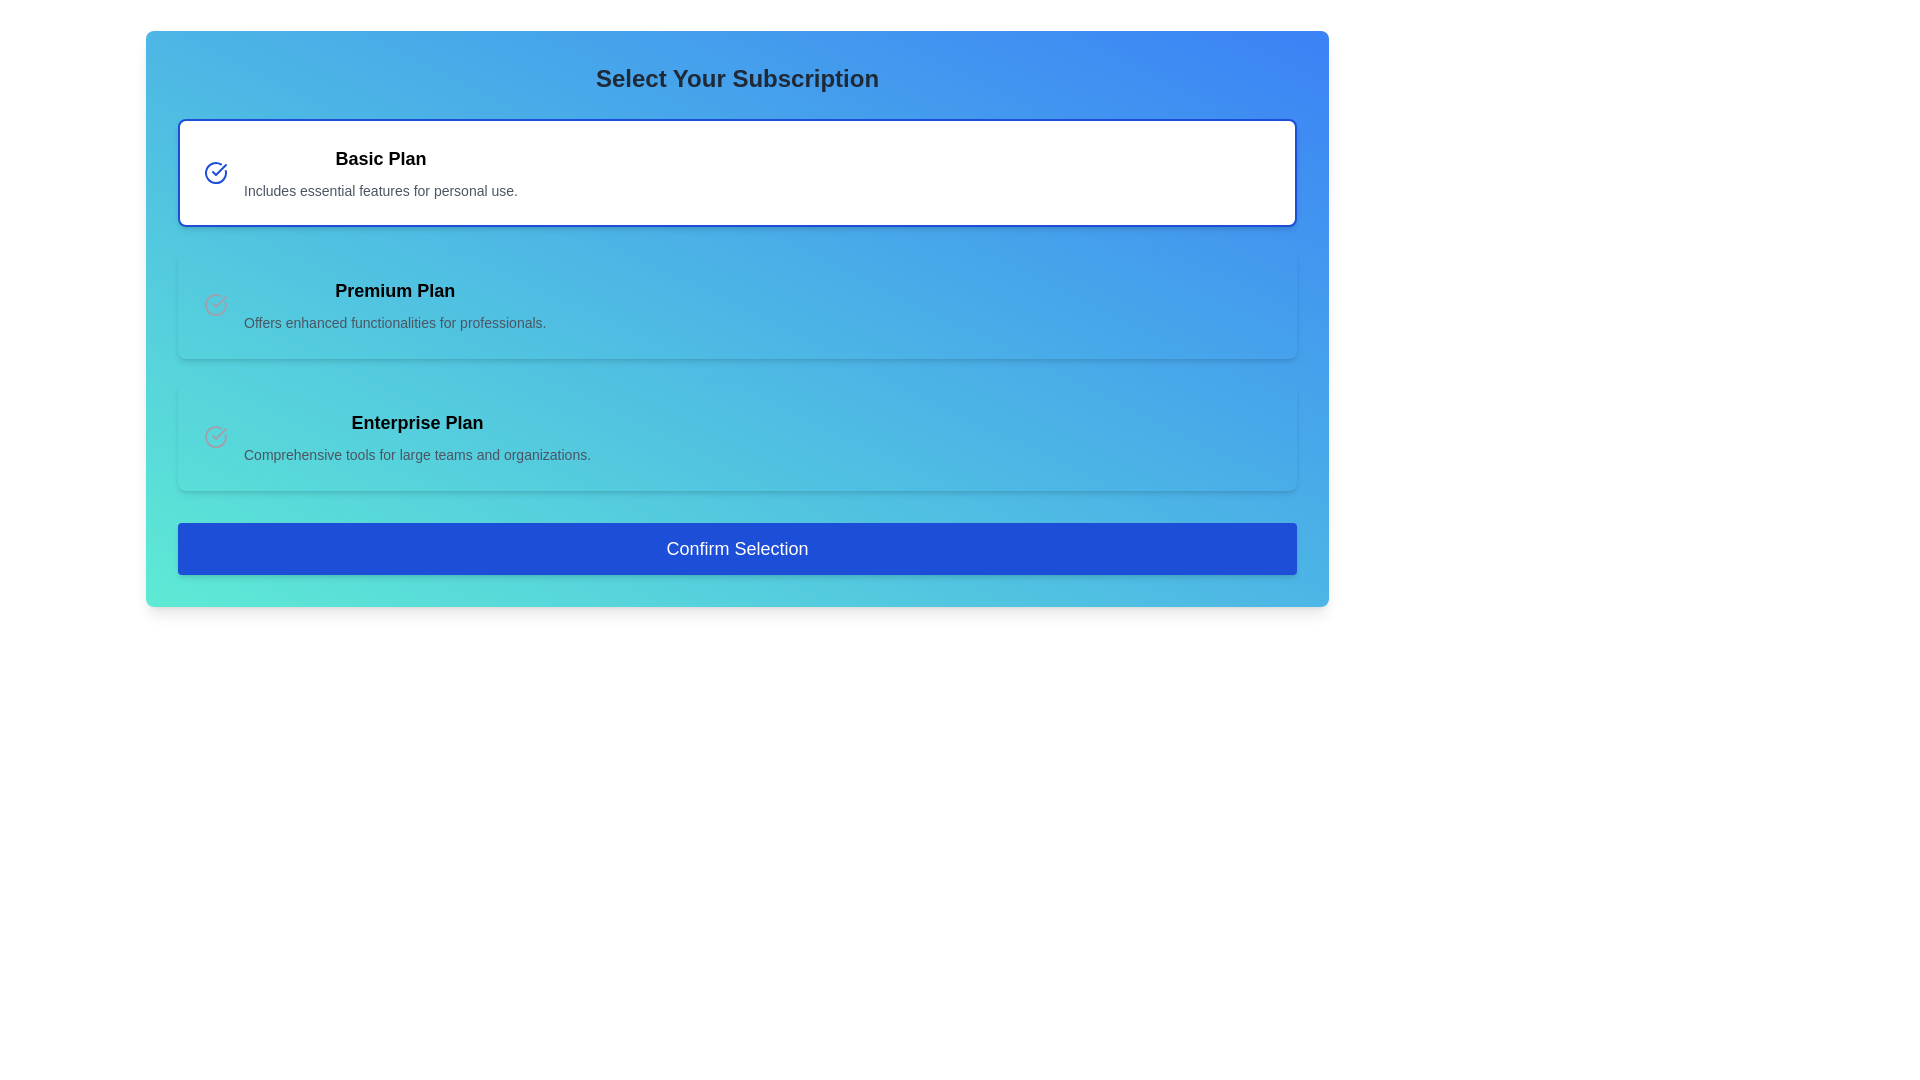 The image size is (1920, 1080). I want to click on the check mark indicator that indicates the selection status of the 'Enterprise Plan' option, located to the left of the main text content, so click(216, 435).